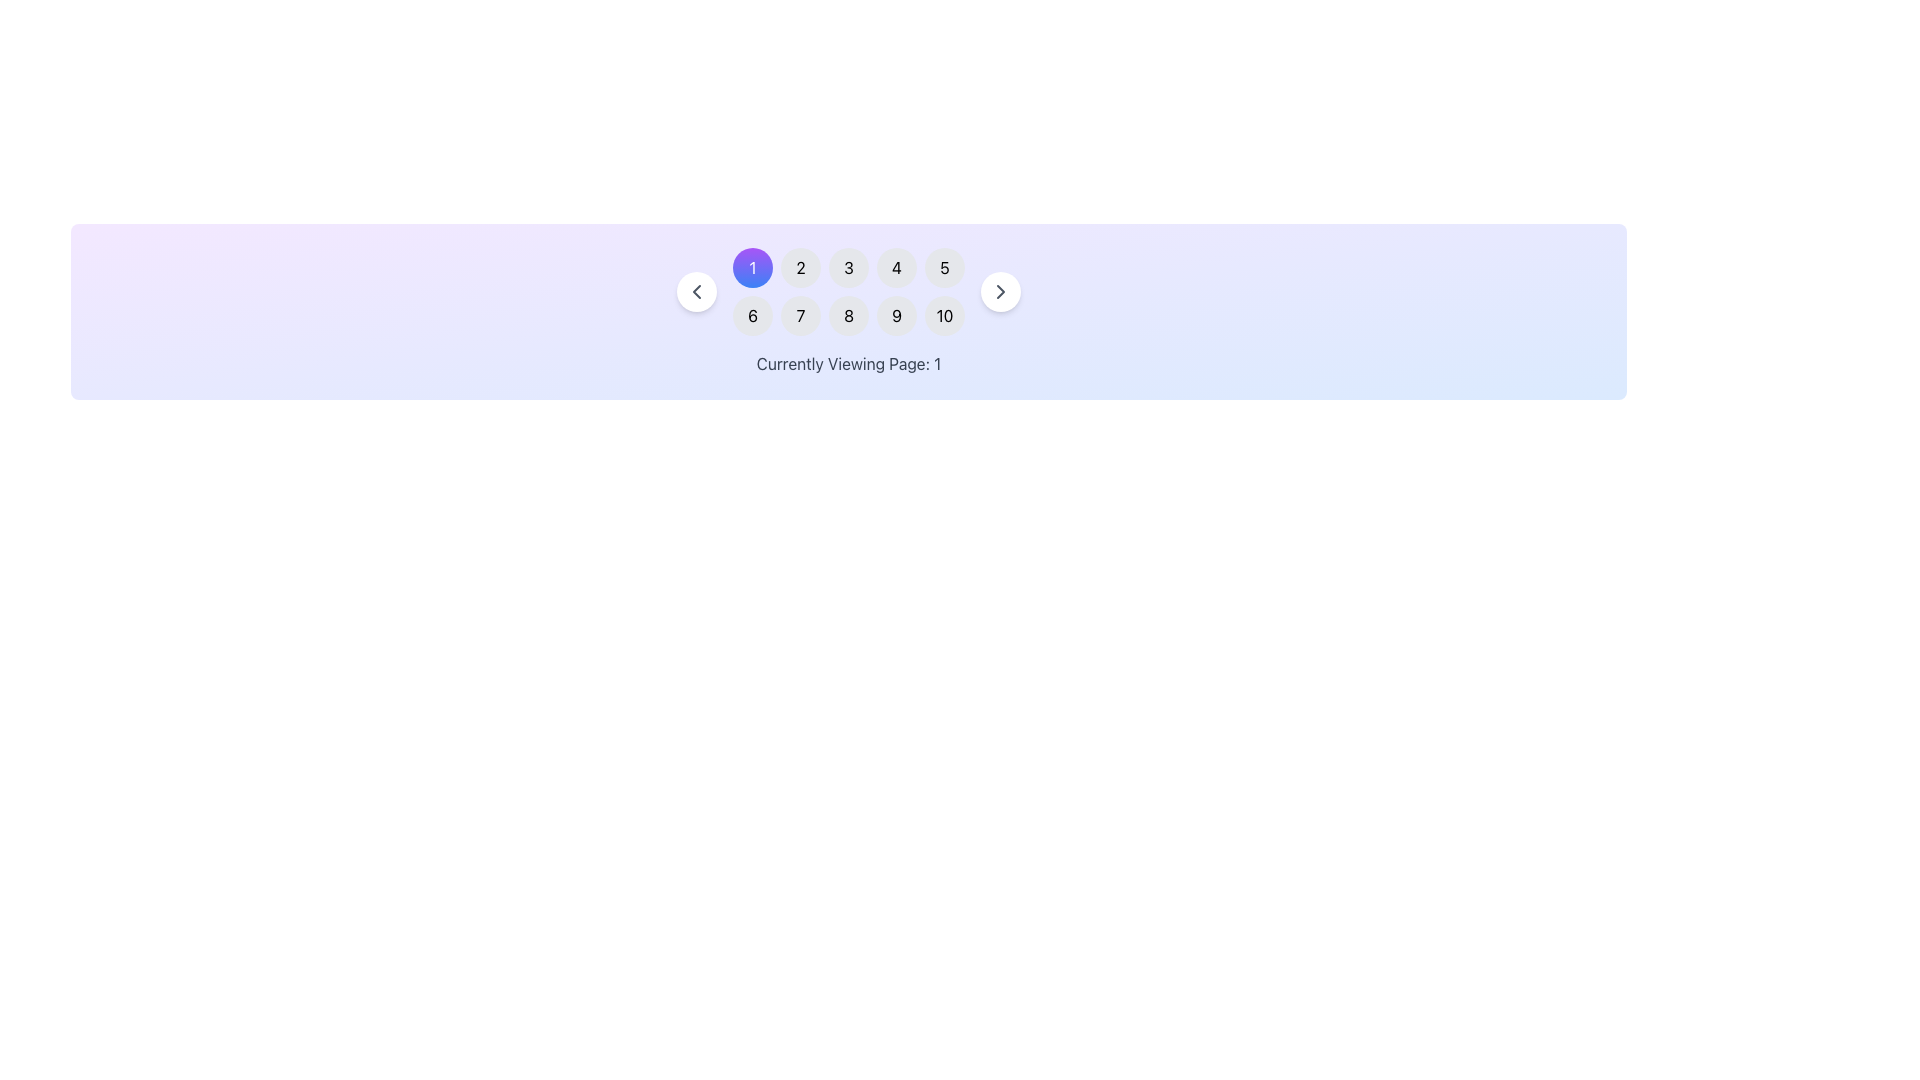 This screenshot has height=1080, width=1920. What do you see at coordinates (696, 292) in the screenshot?
I see `the left navigation icon in the pagination bar` at bounding box center [696, 292].